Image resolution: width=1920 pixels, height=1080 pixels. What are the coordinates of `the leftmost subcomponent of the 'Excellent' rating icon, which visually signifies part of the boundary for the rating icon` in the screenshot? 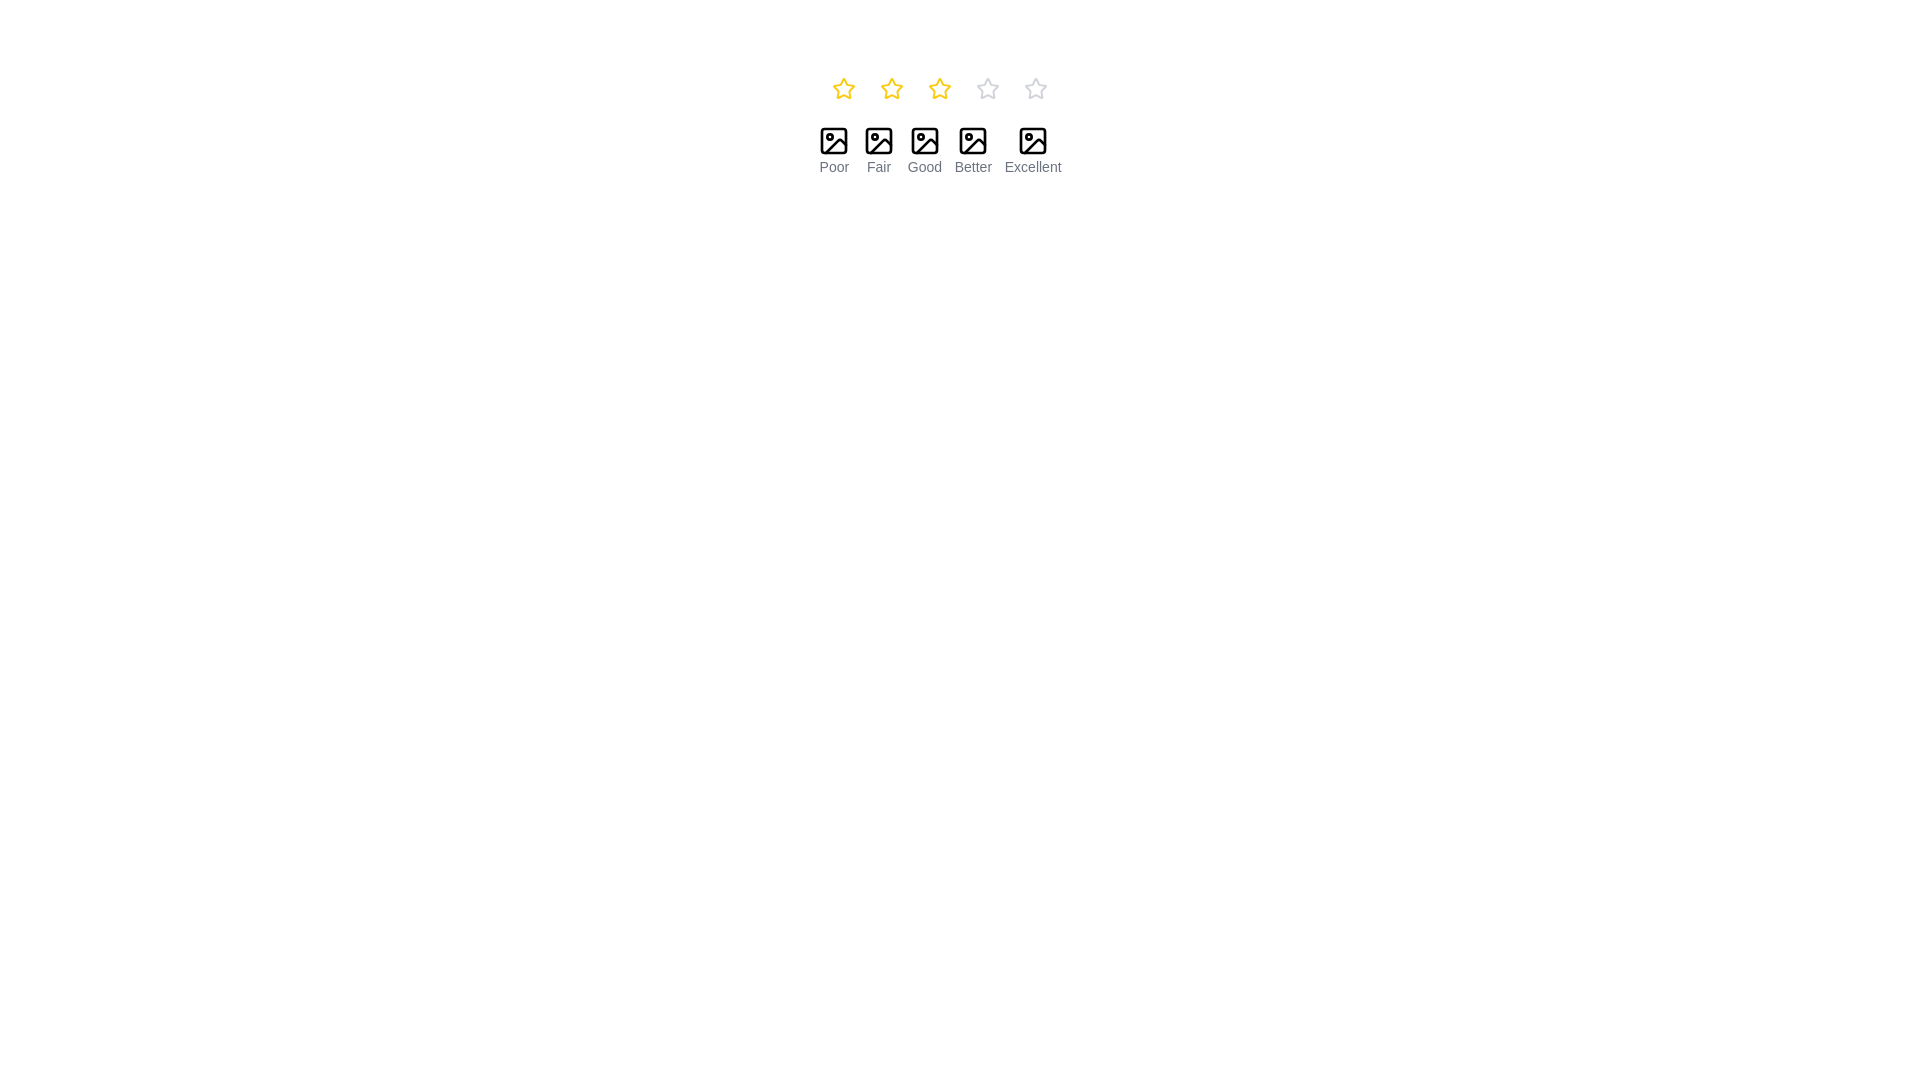 It's located at (1032, 140).